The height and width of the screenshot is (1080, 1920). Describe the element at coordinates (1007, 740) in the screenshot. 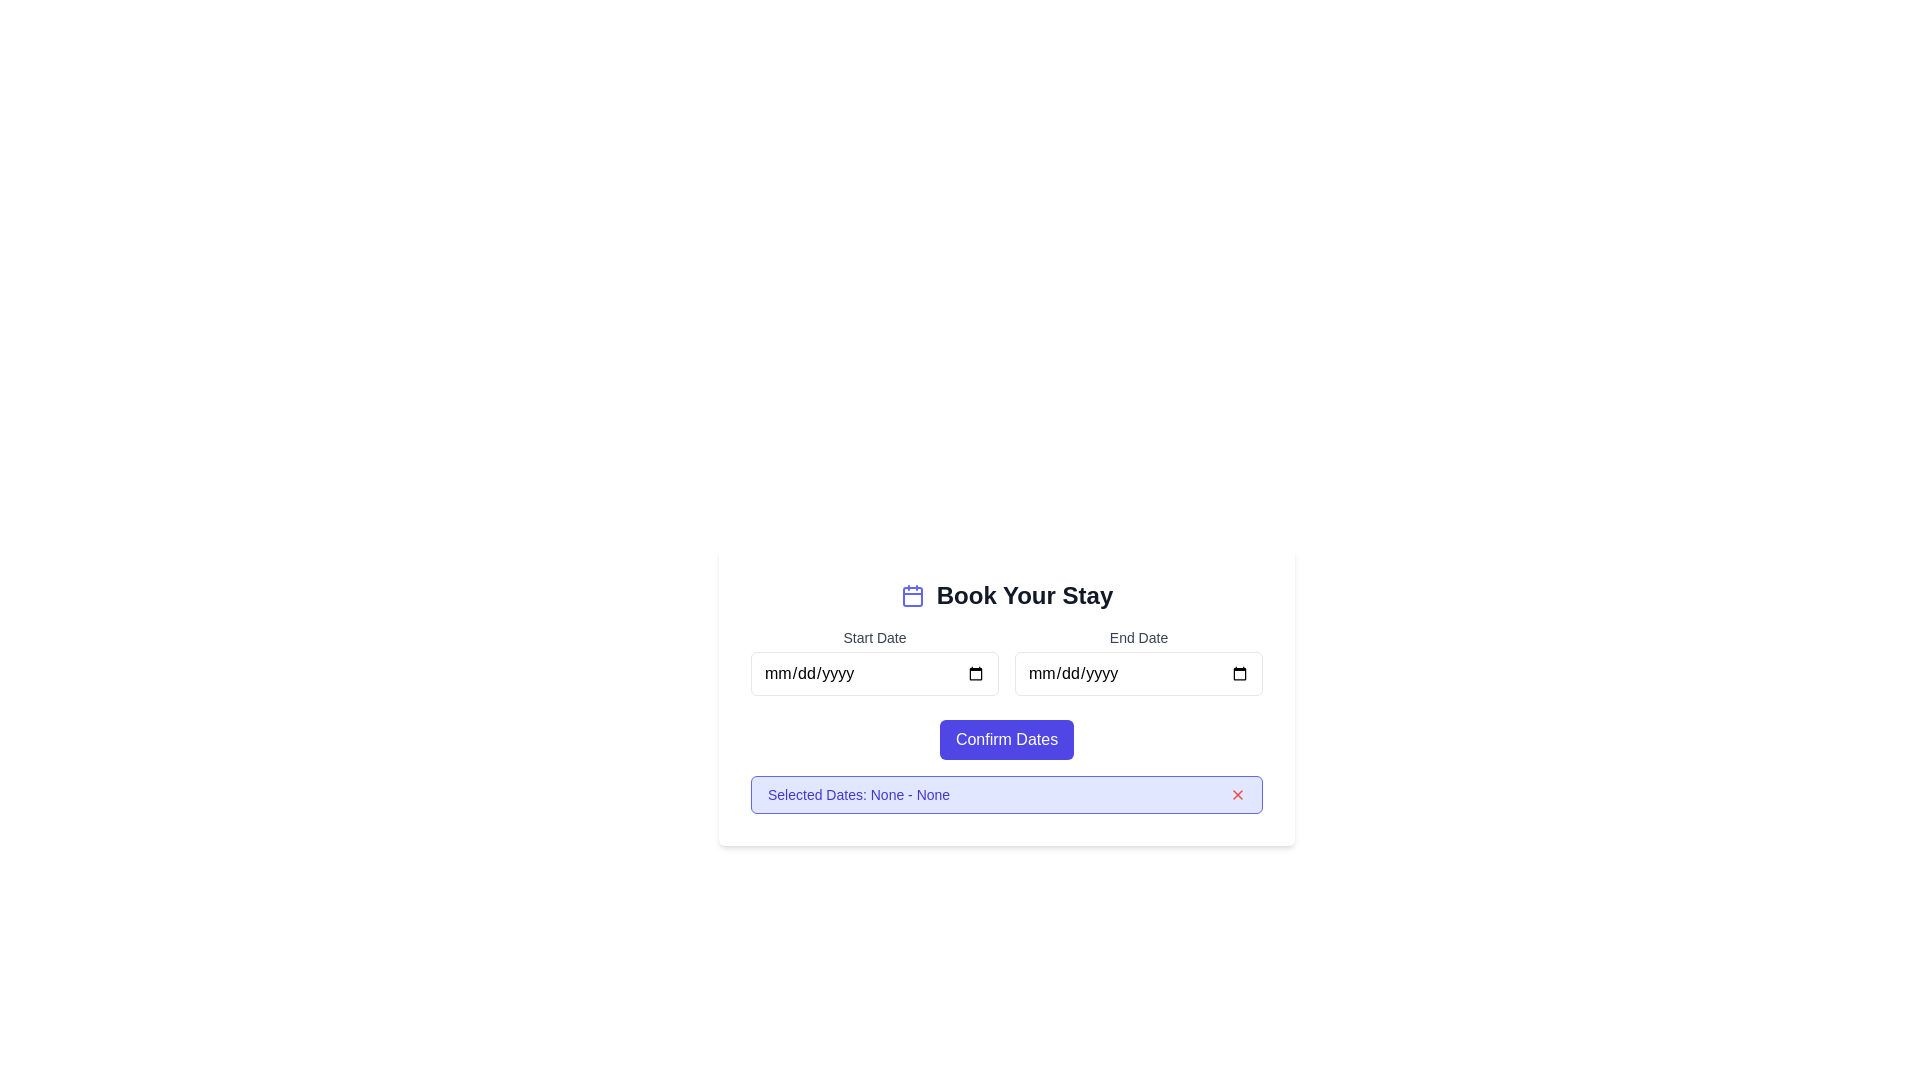

I see `the confirmation button located centrally below the date input fields to observe the hover effect` at that location.